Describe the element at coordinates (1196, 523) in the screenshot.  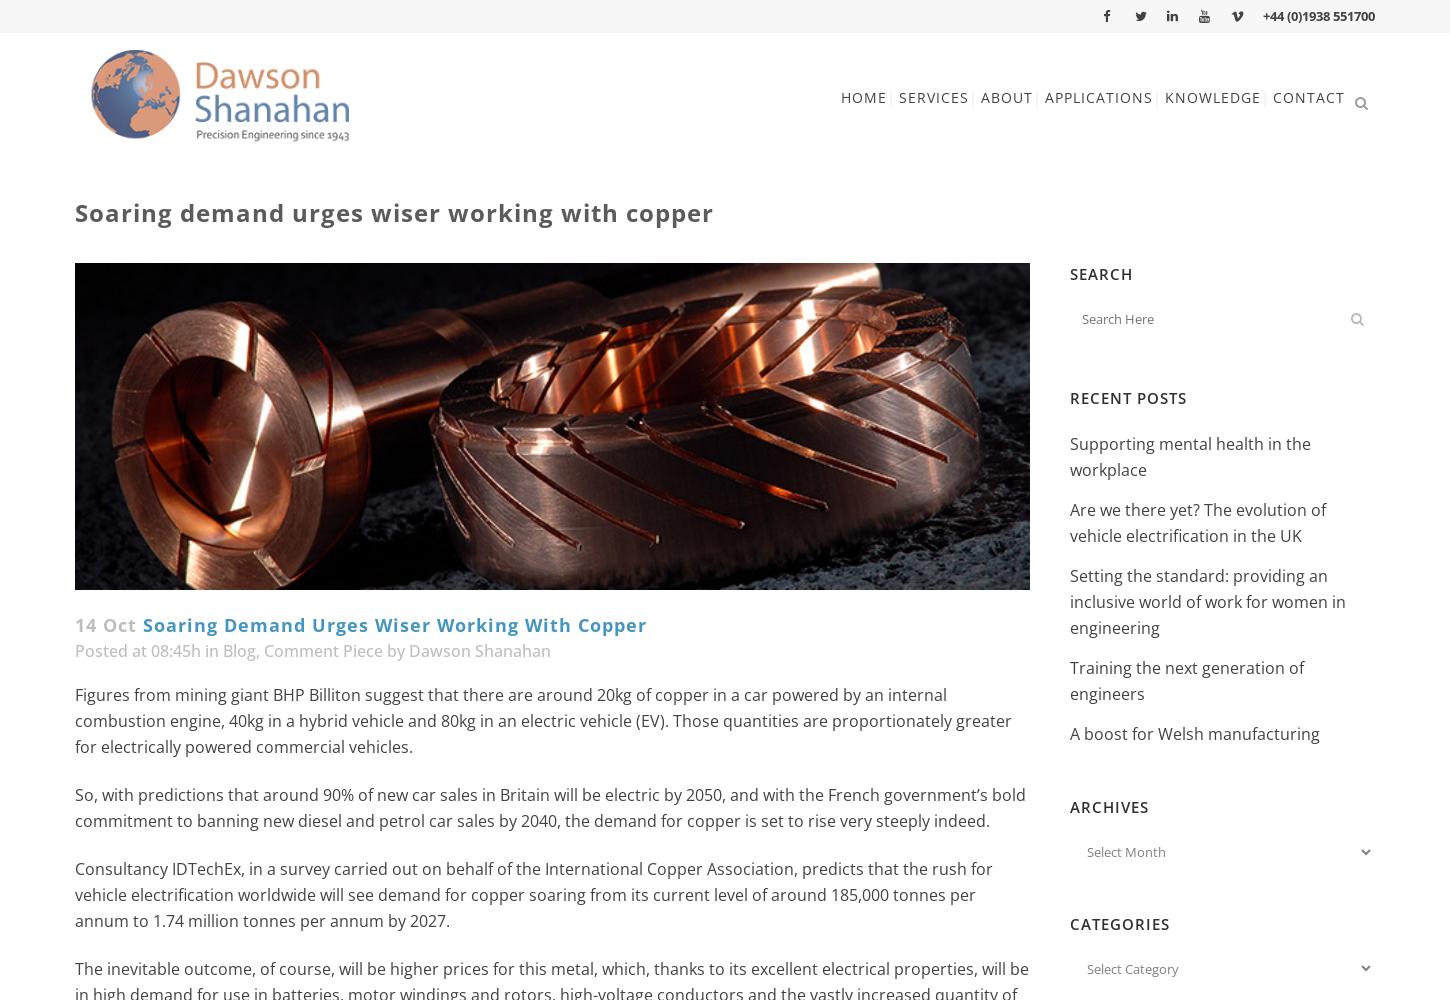
I see `'Are we there yet? The evolution of vehicle electrification in the UK'` at that location.